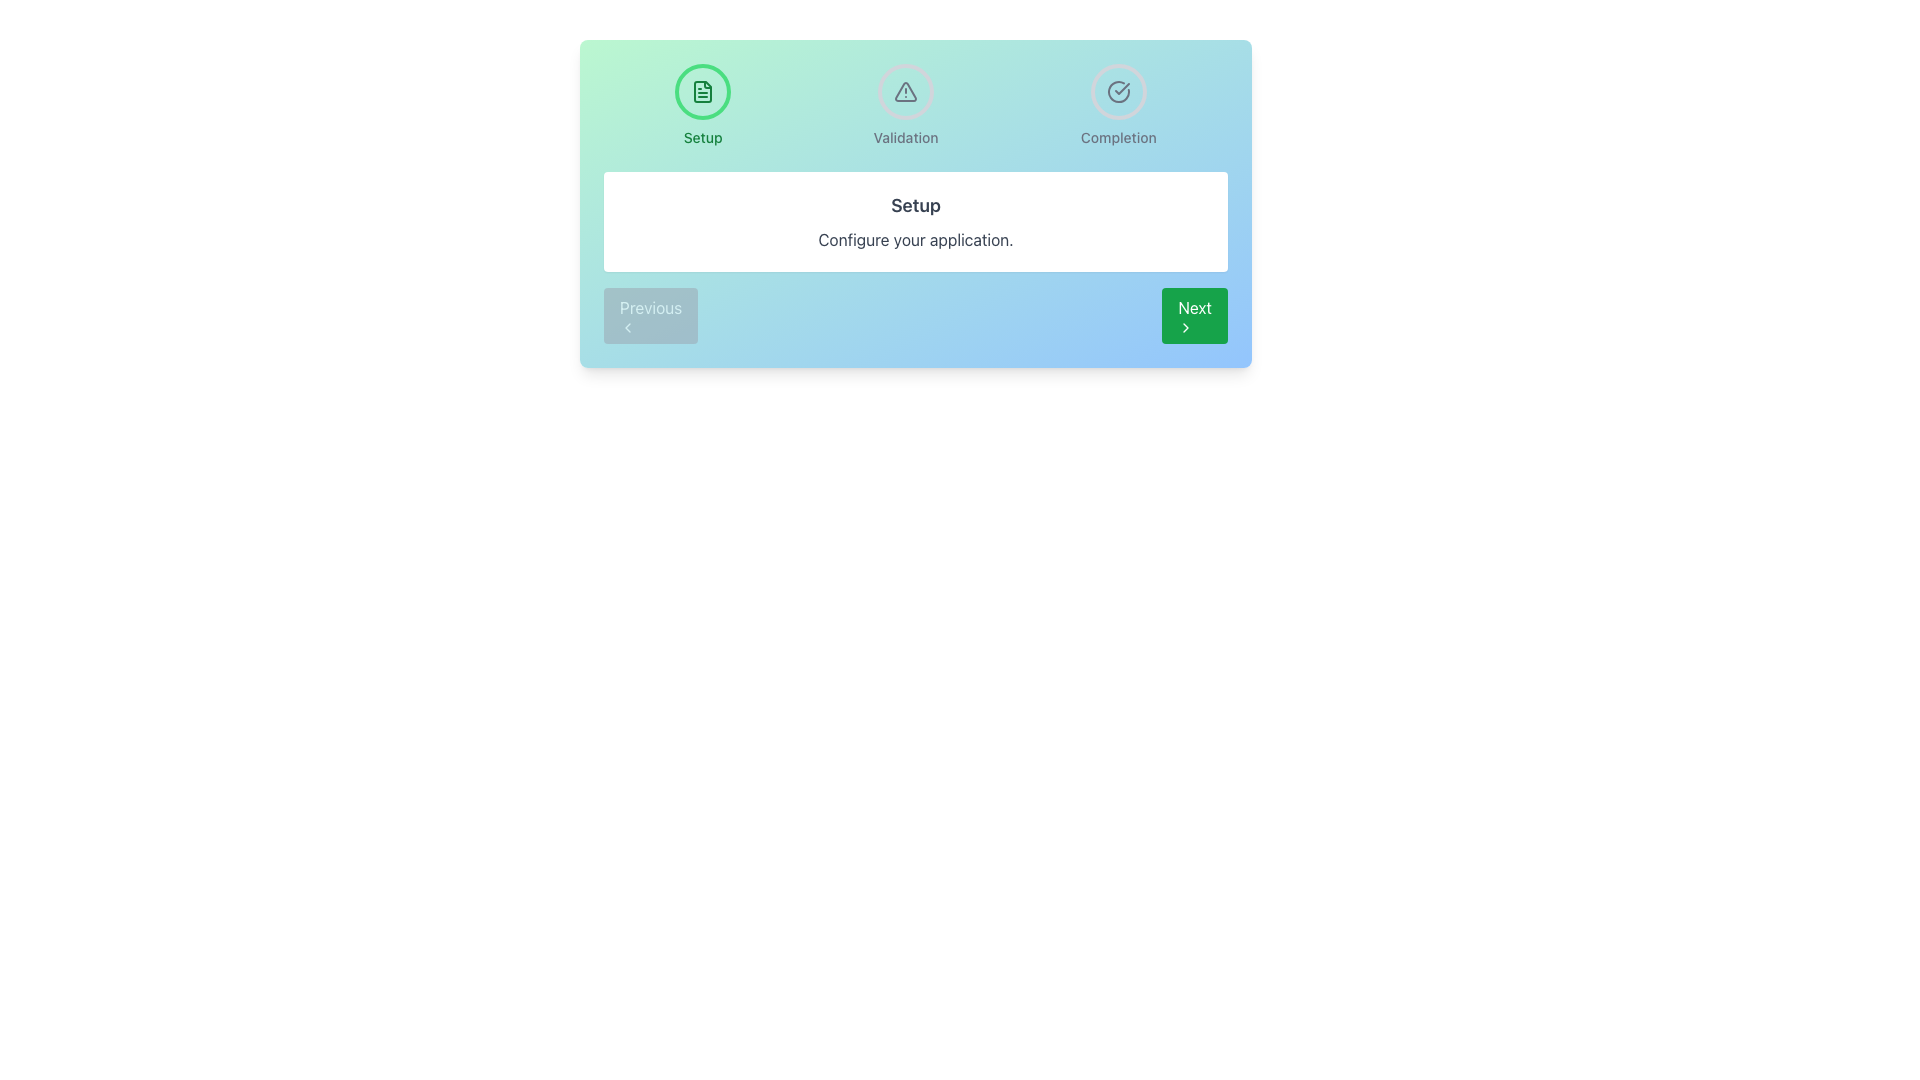 The height and width of the screenshot is (1080, 1920). What do you see at coordinates (703, 92) in the screenshot?
I see `the Static icon element, which is a circular icon with a green border and a central minimal line art file symbol, located in the 'Setup' area as the first icon among three step indicators` at bounding box center [703, 92].